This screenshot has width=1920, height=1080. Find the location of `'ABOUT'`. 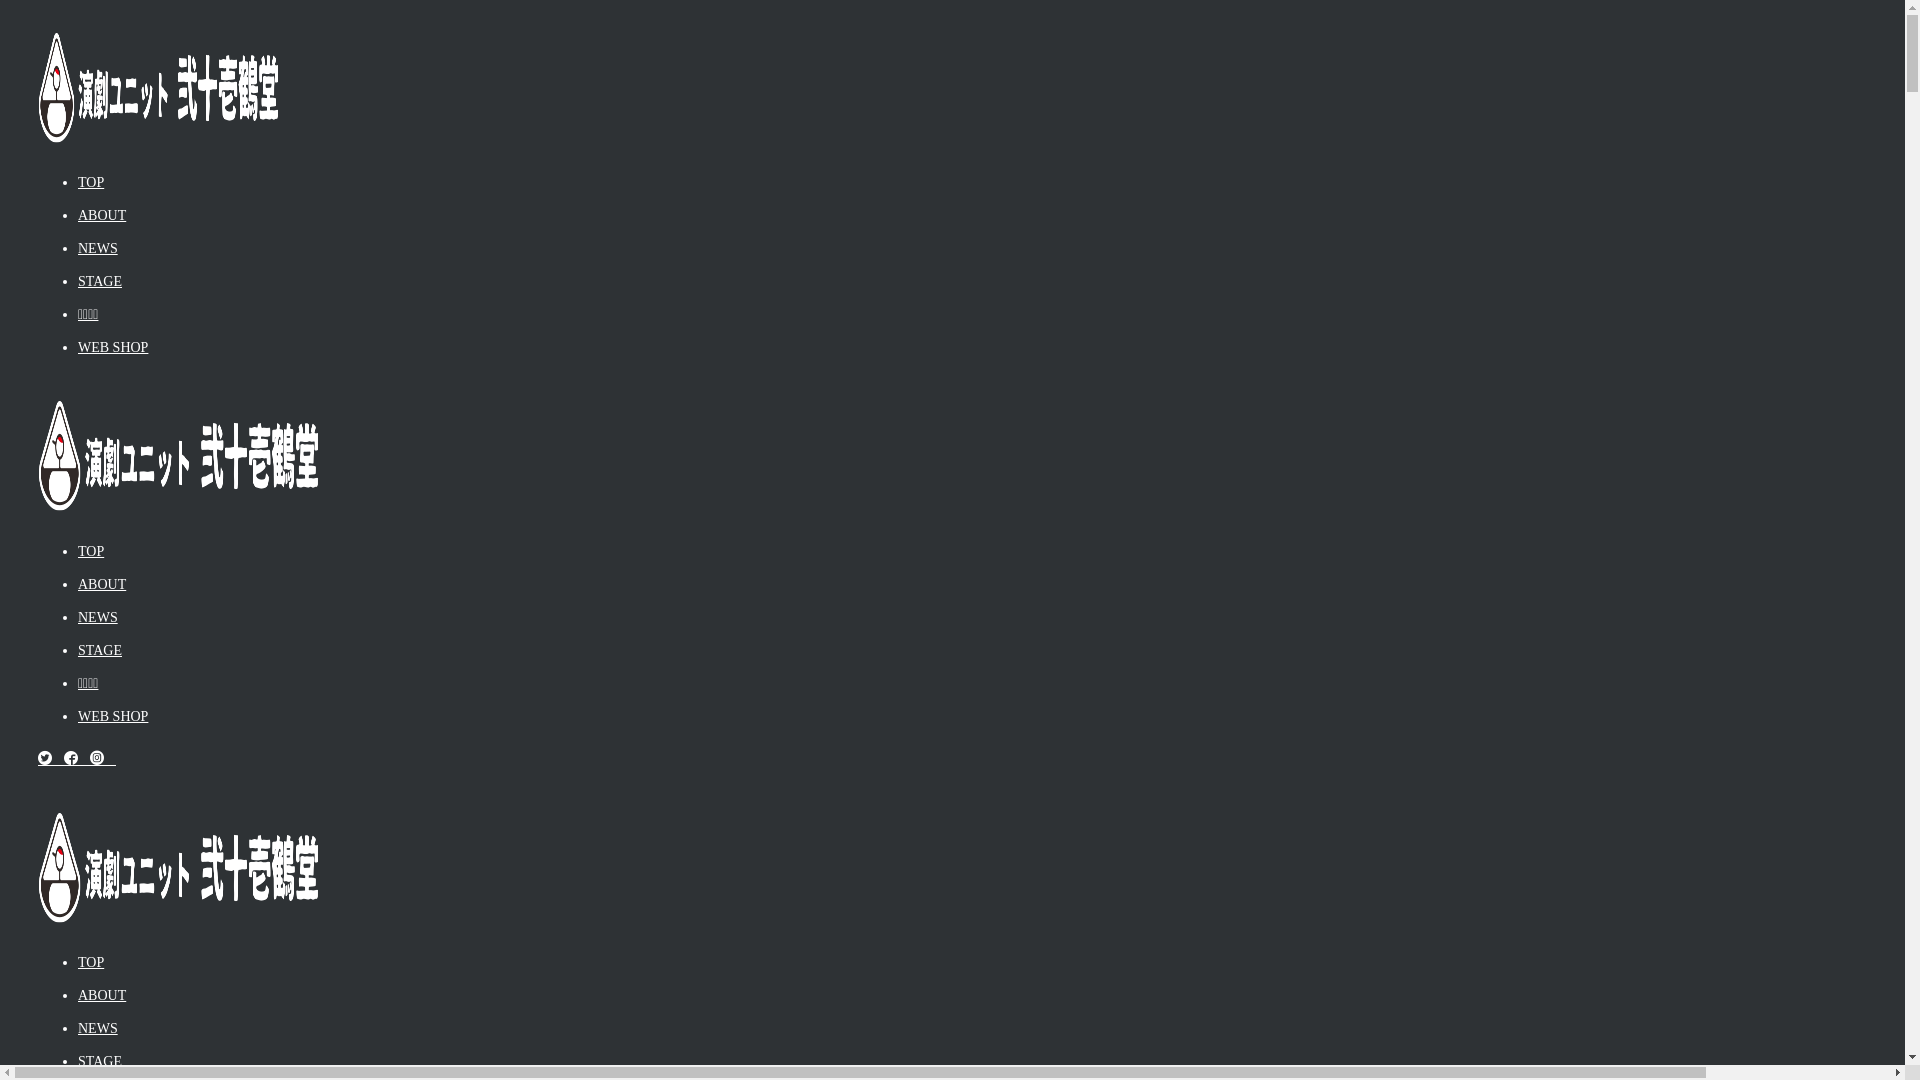

'ABOUT' is located at coordinates (77, 215).